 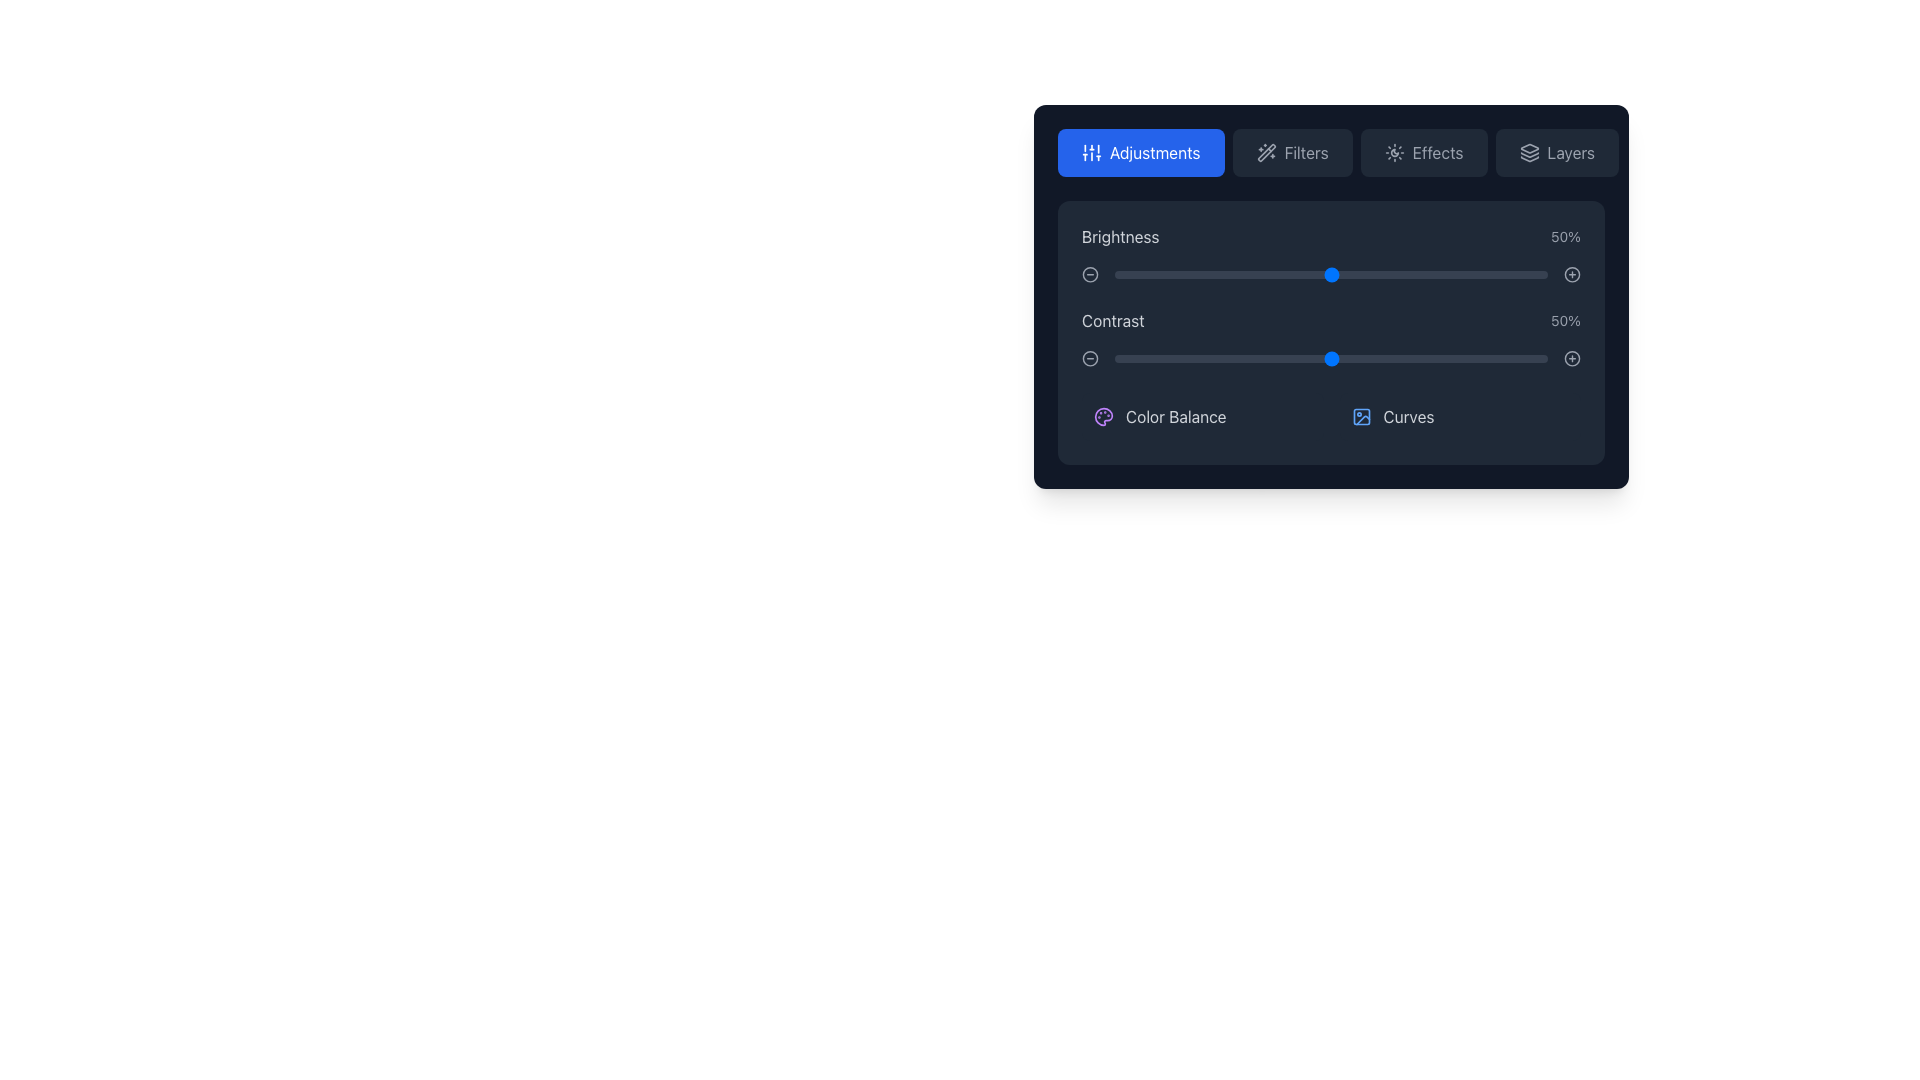 I want to click on the text element displaying '50%' with a gray color and small font size, positioned to the right of the 'Brightness' label in the top-right corner of the interface, so click(x=1564, y=235).